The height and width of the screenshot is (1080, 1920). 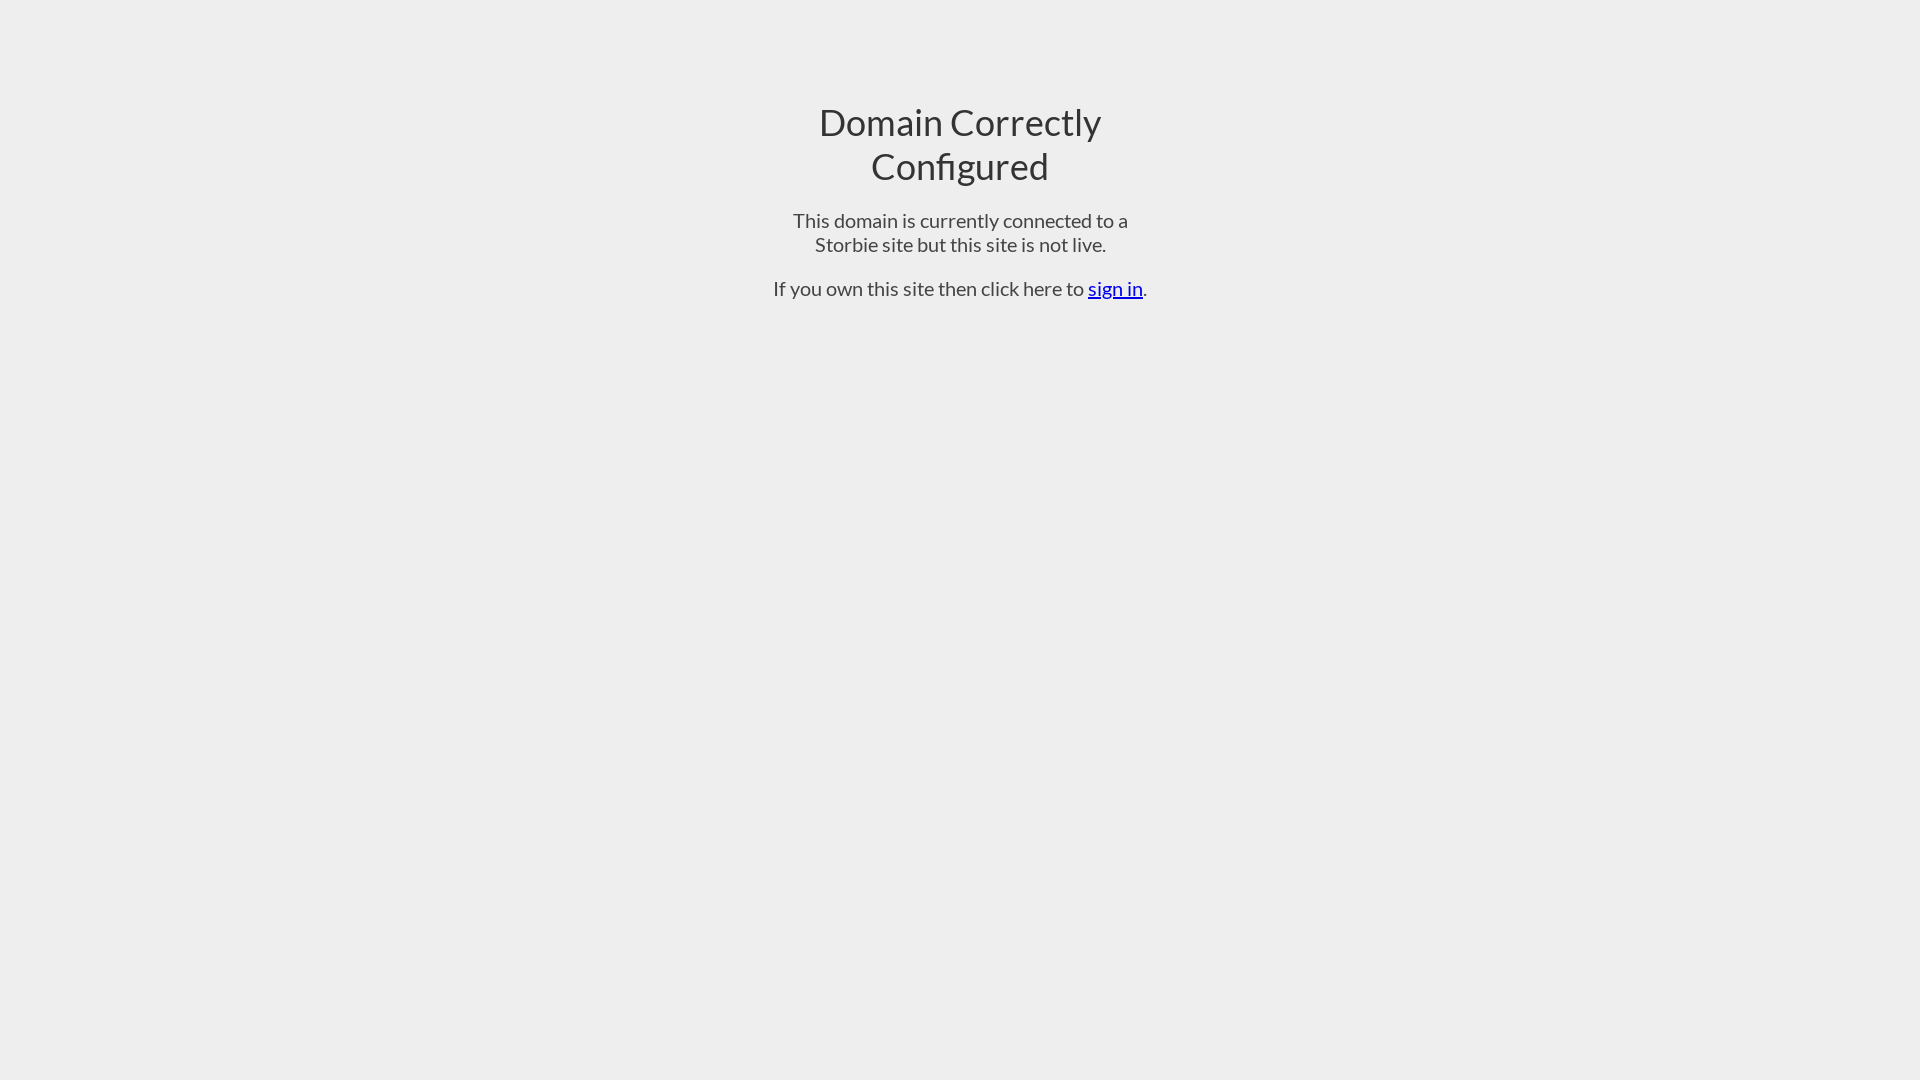 I want to click on 'sign in', so click(x=1087, y=288).